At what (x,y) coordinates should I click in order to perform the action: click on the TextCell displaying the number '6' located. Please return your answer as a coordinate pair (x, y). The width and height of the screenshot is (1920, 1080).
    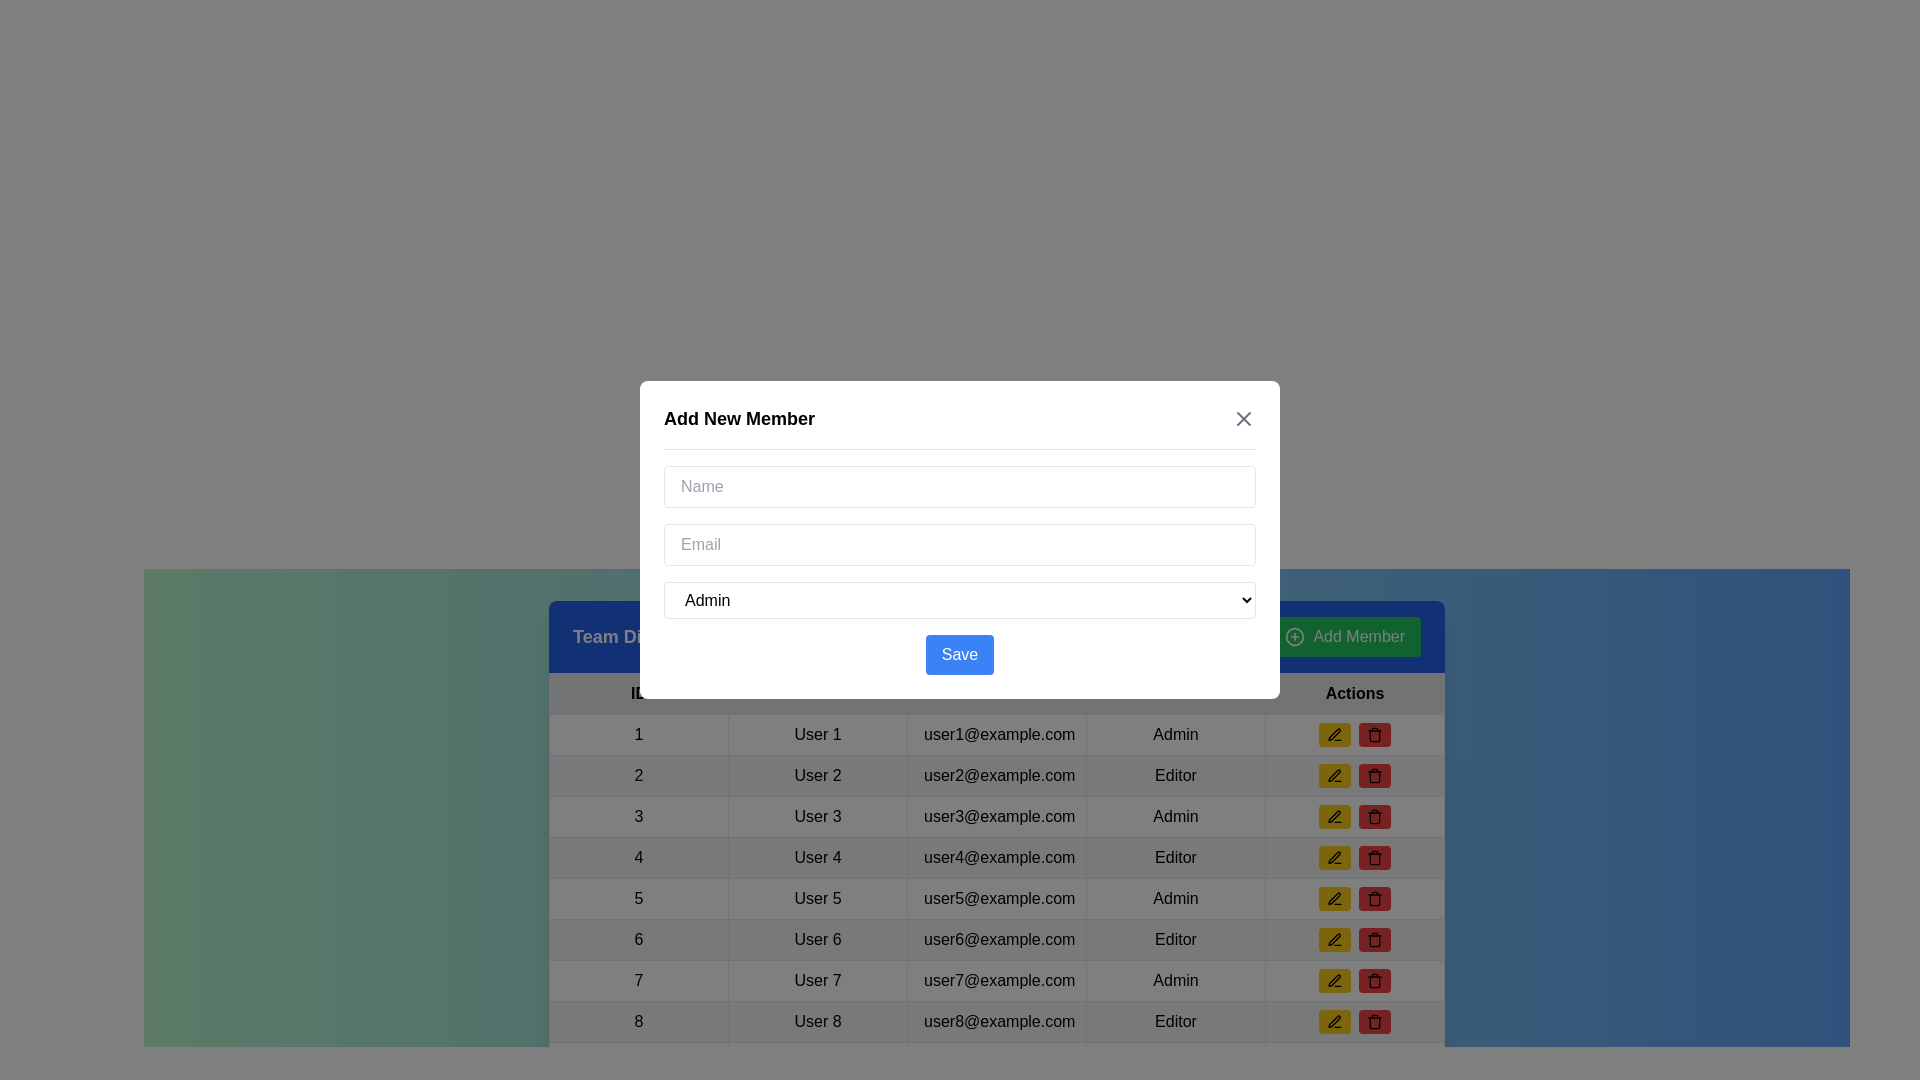
    Looking at the image, I should click on (637, 940).